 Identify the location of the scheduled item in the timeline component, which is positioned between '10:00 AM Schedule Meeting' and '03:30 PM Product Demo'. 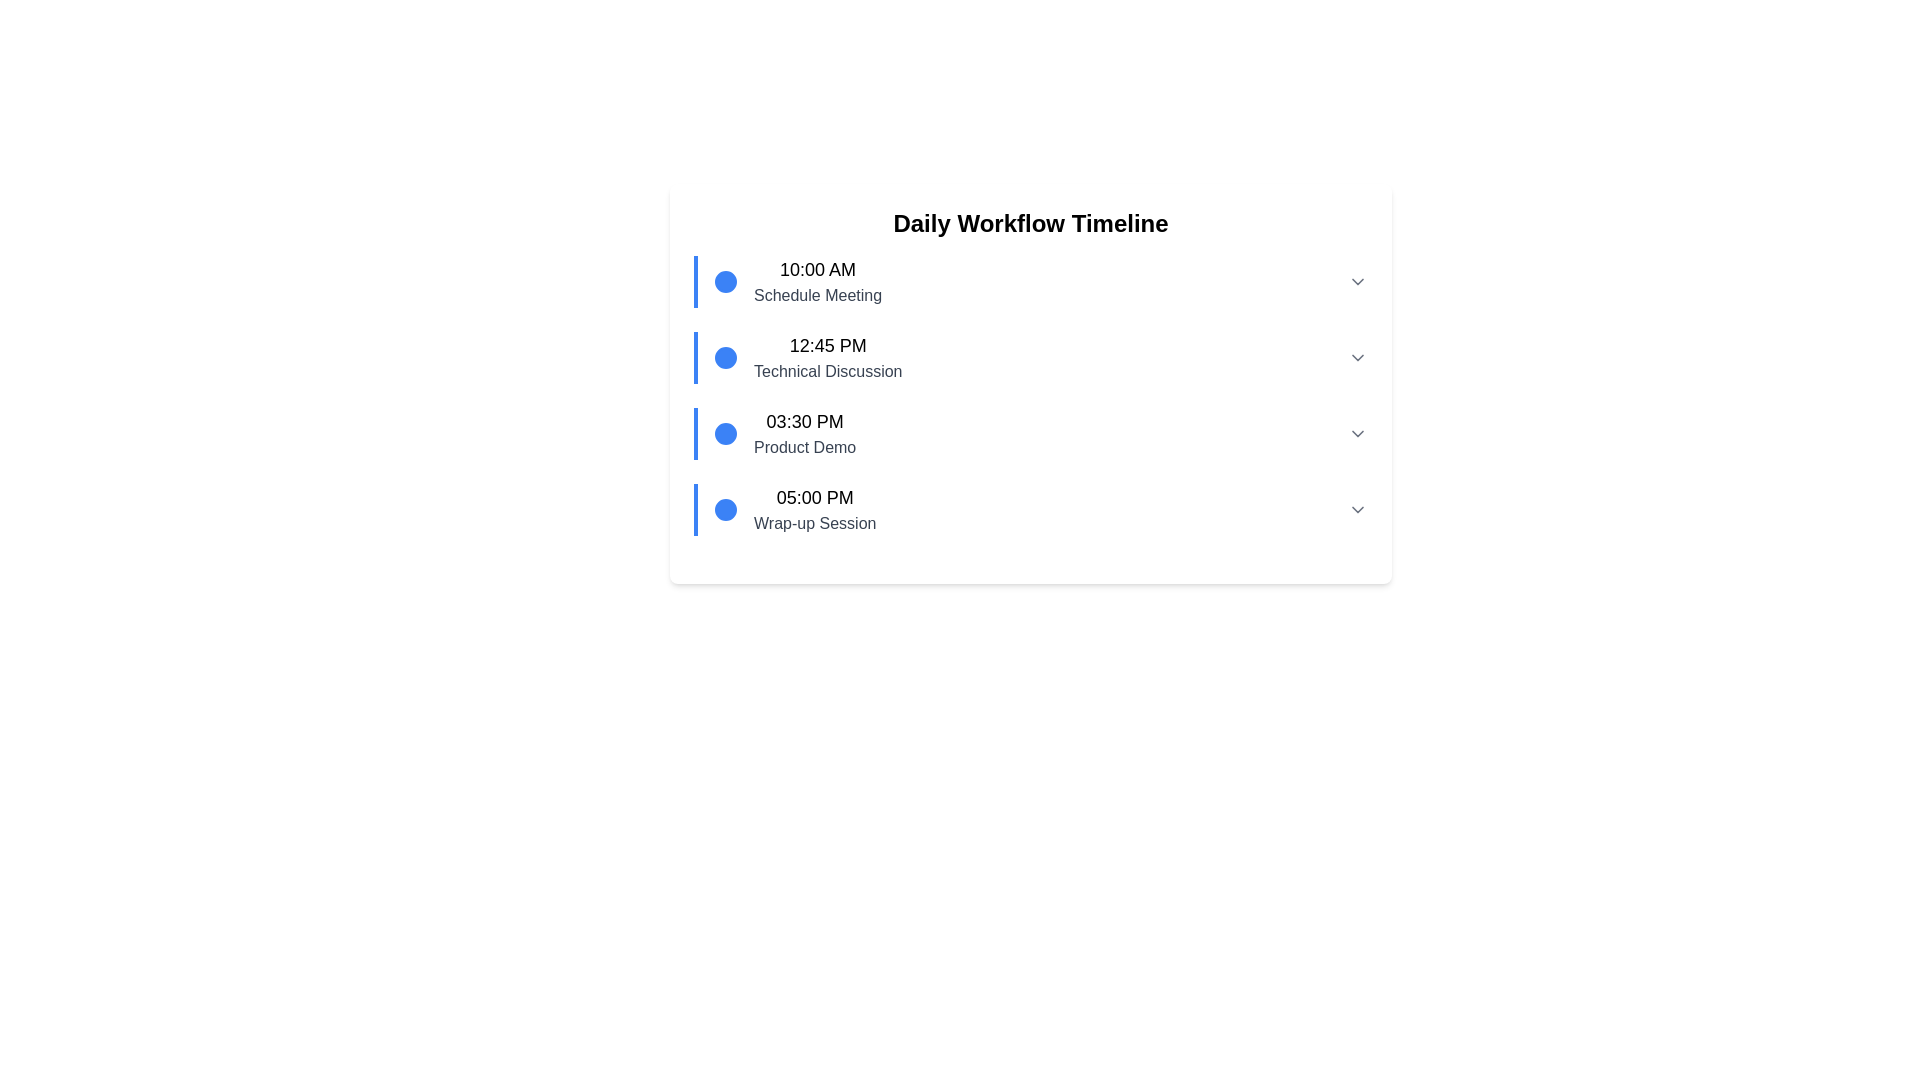
(808, 357).